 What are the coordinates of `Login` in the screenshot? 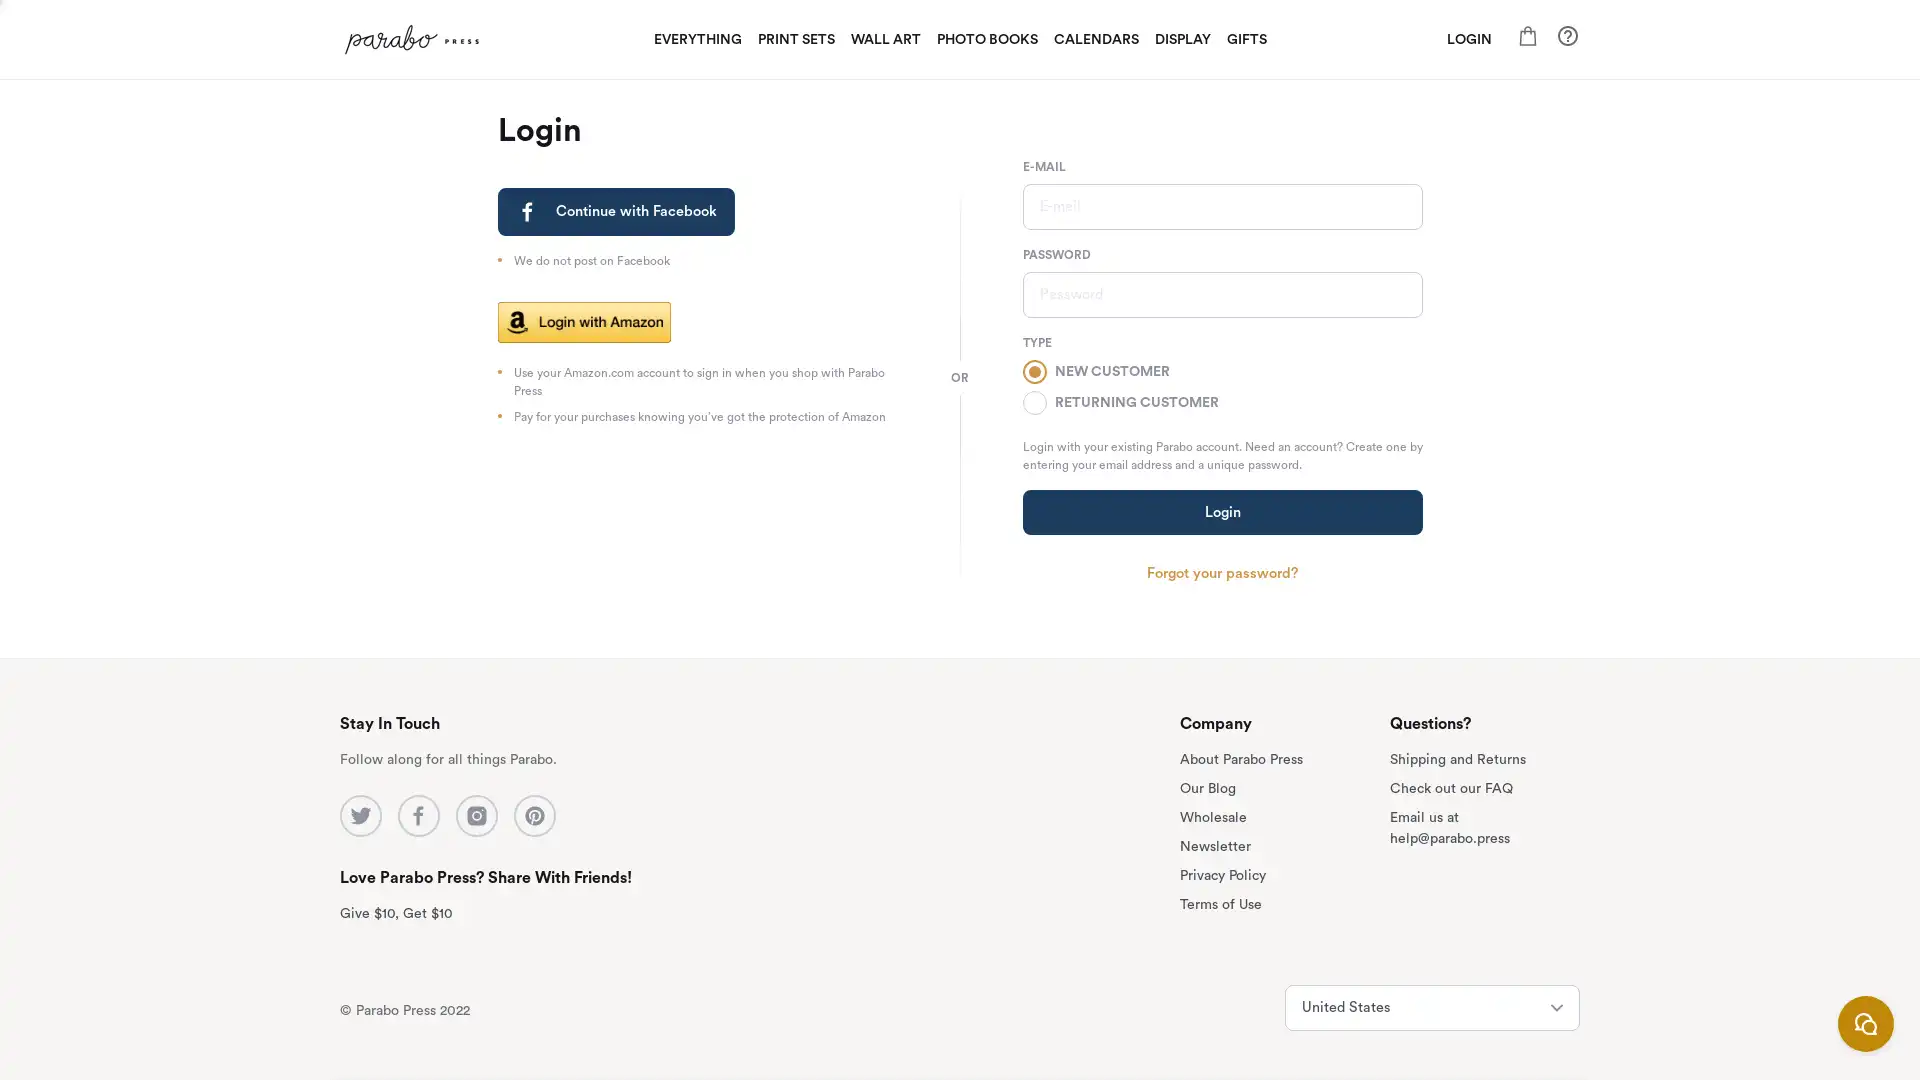 It's located at (1221, 511).